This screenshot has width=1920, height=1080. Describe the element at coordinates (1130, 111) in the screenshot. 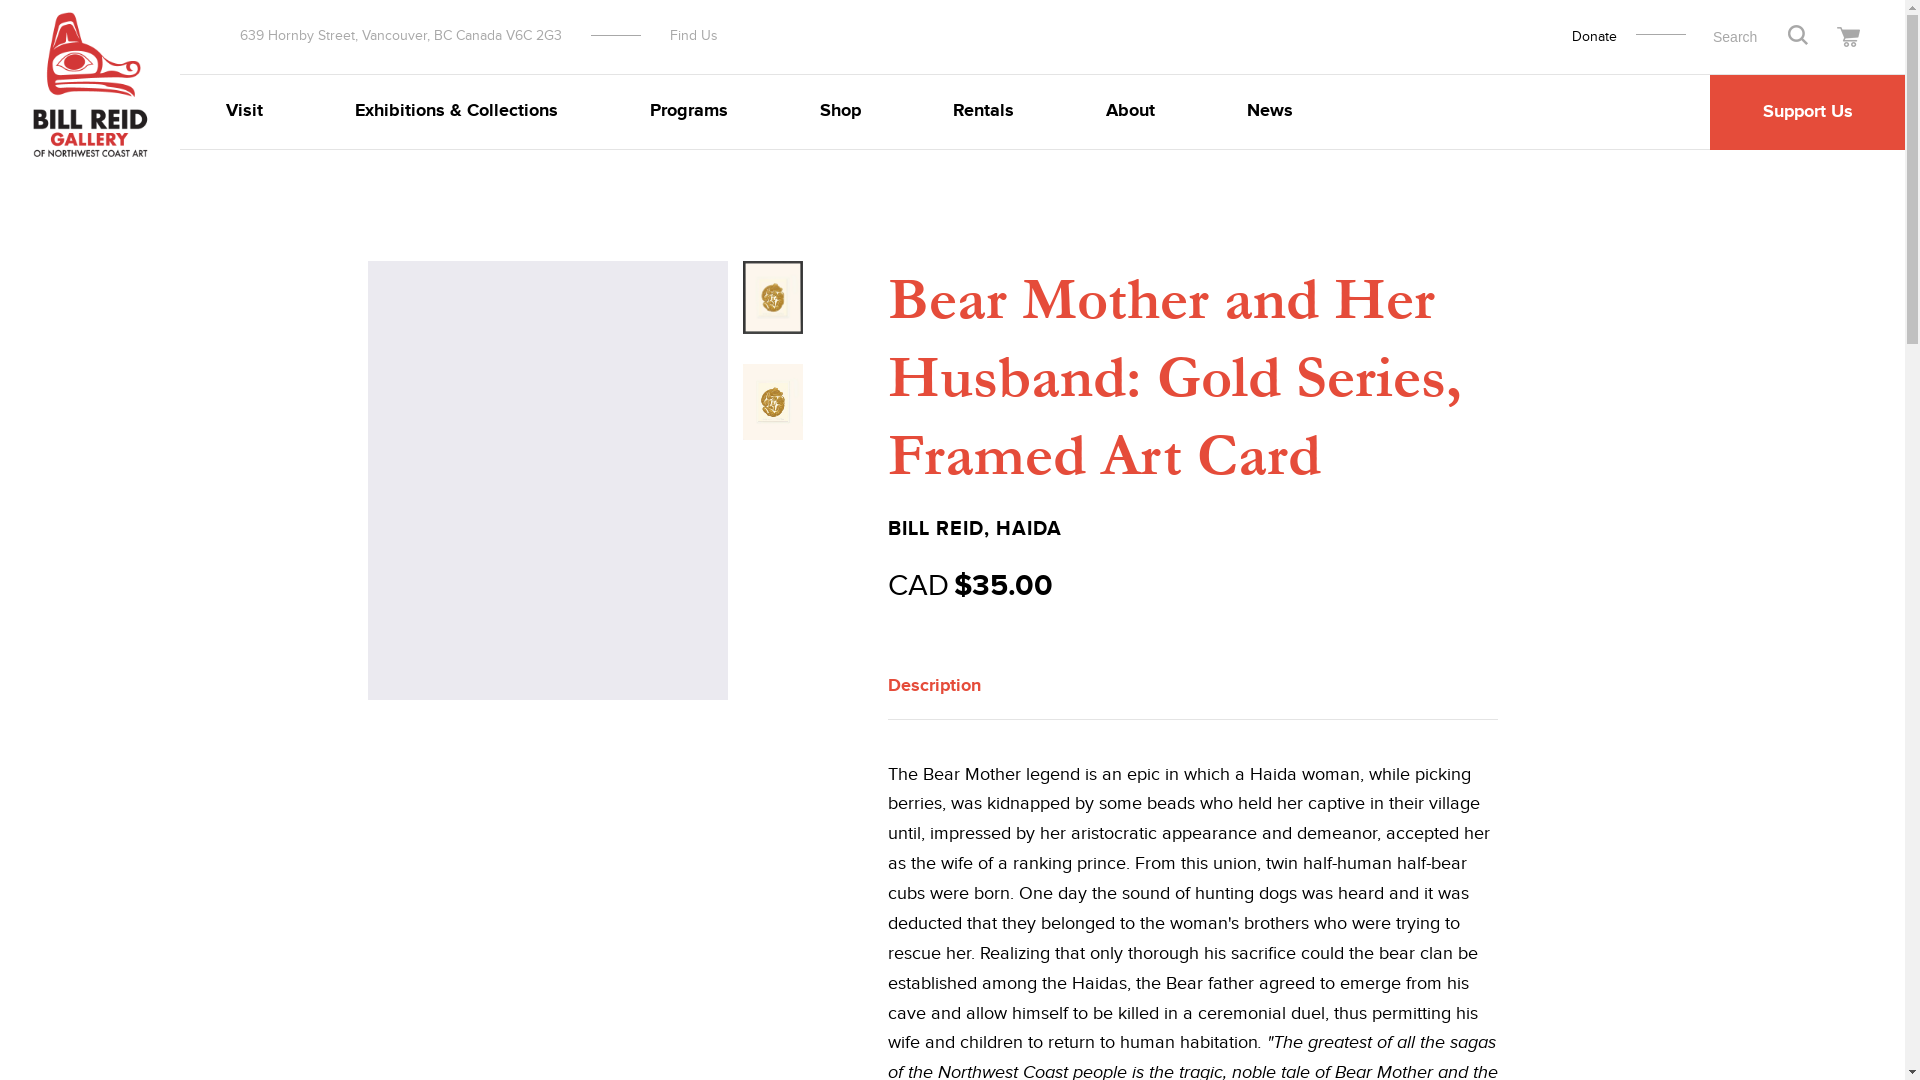

I see `'About'` at that location.